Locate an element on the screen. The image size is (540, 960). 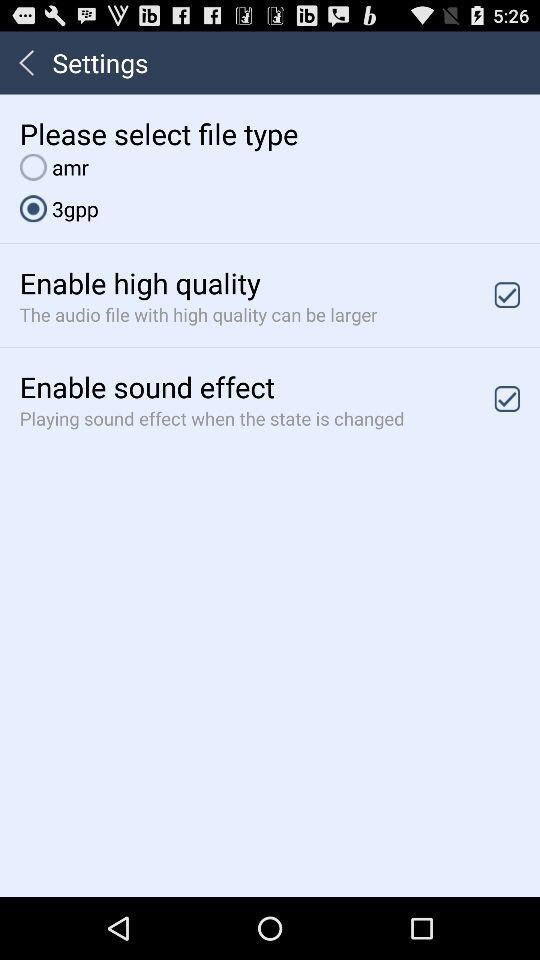
the icon at the top right corner is located at coordinates (507, 294).